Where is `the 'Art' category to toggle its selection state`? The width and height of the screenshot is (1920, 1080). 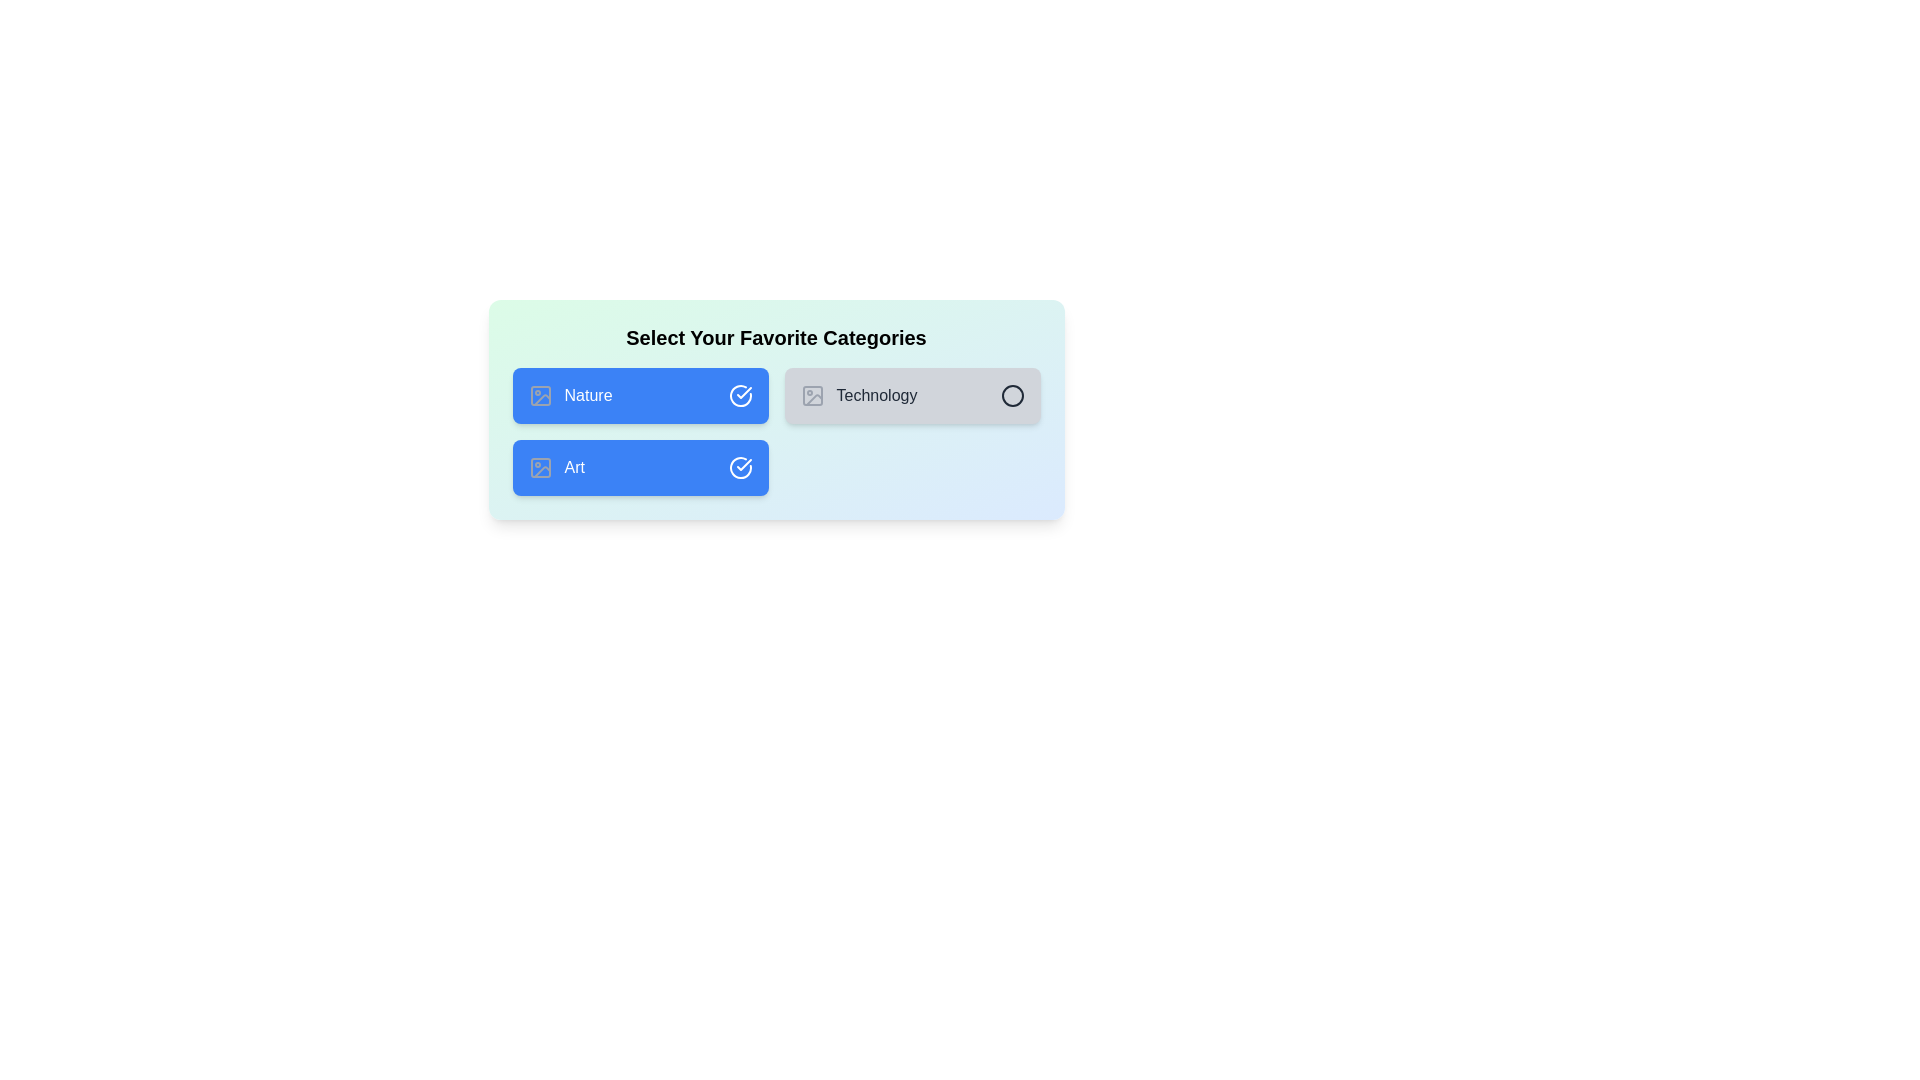
the 'Art' category to toggle its selection state is located at coordinates (640, 467).